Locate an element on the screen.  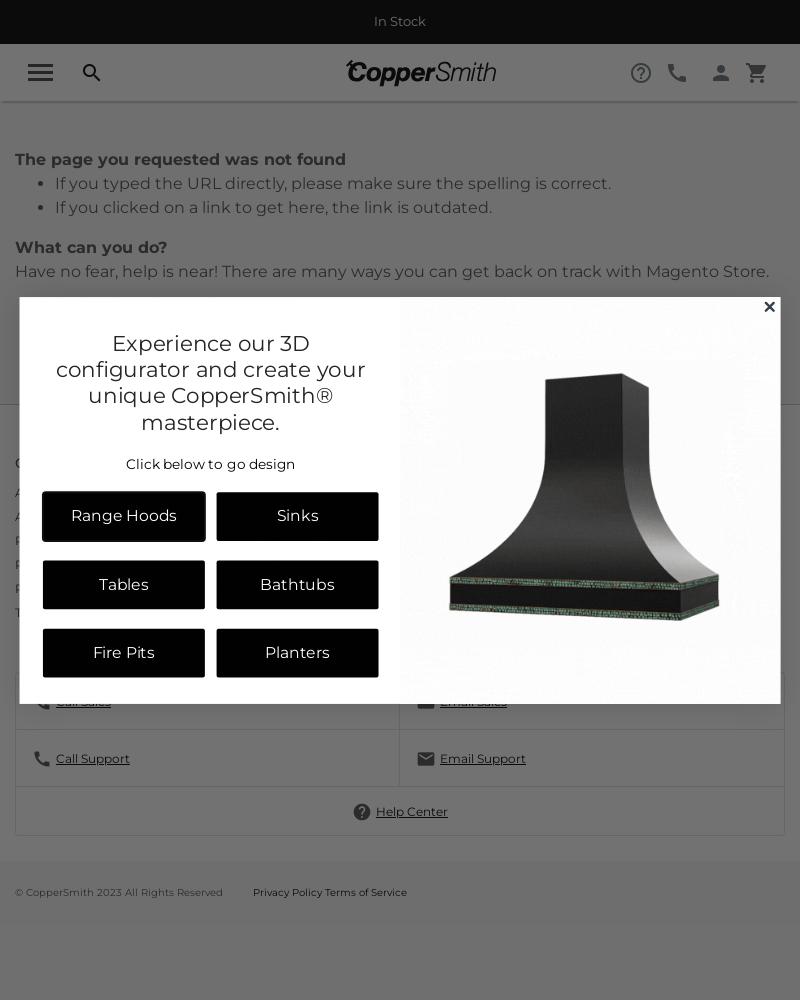
'Shipping & Returns' is located at coordinates (415, 562).